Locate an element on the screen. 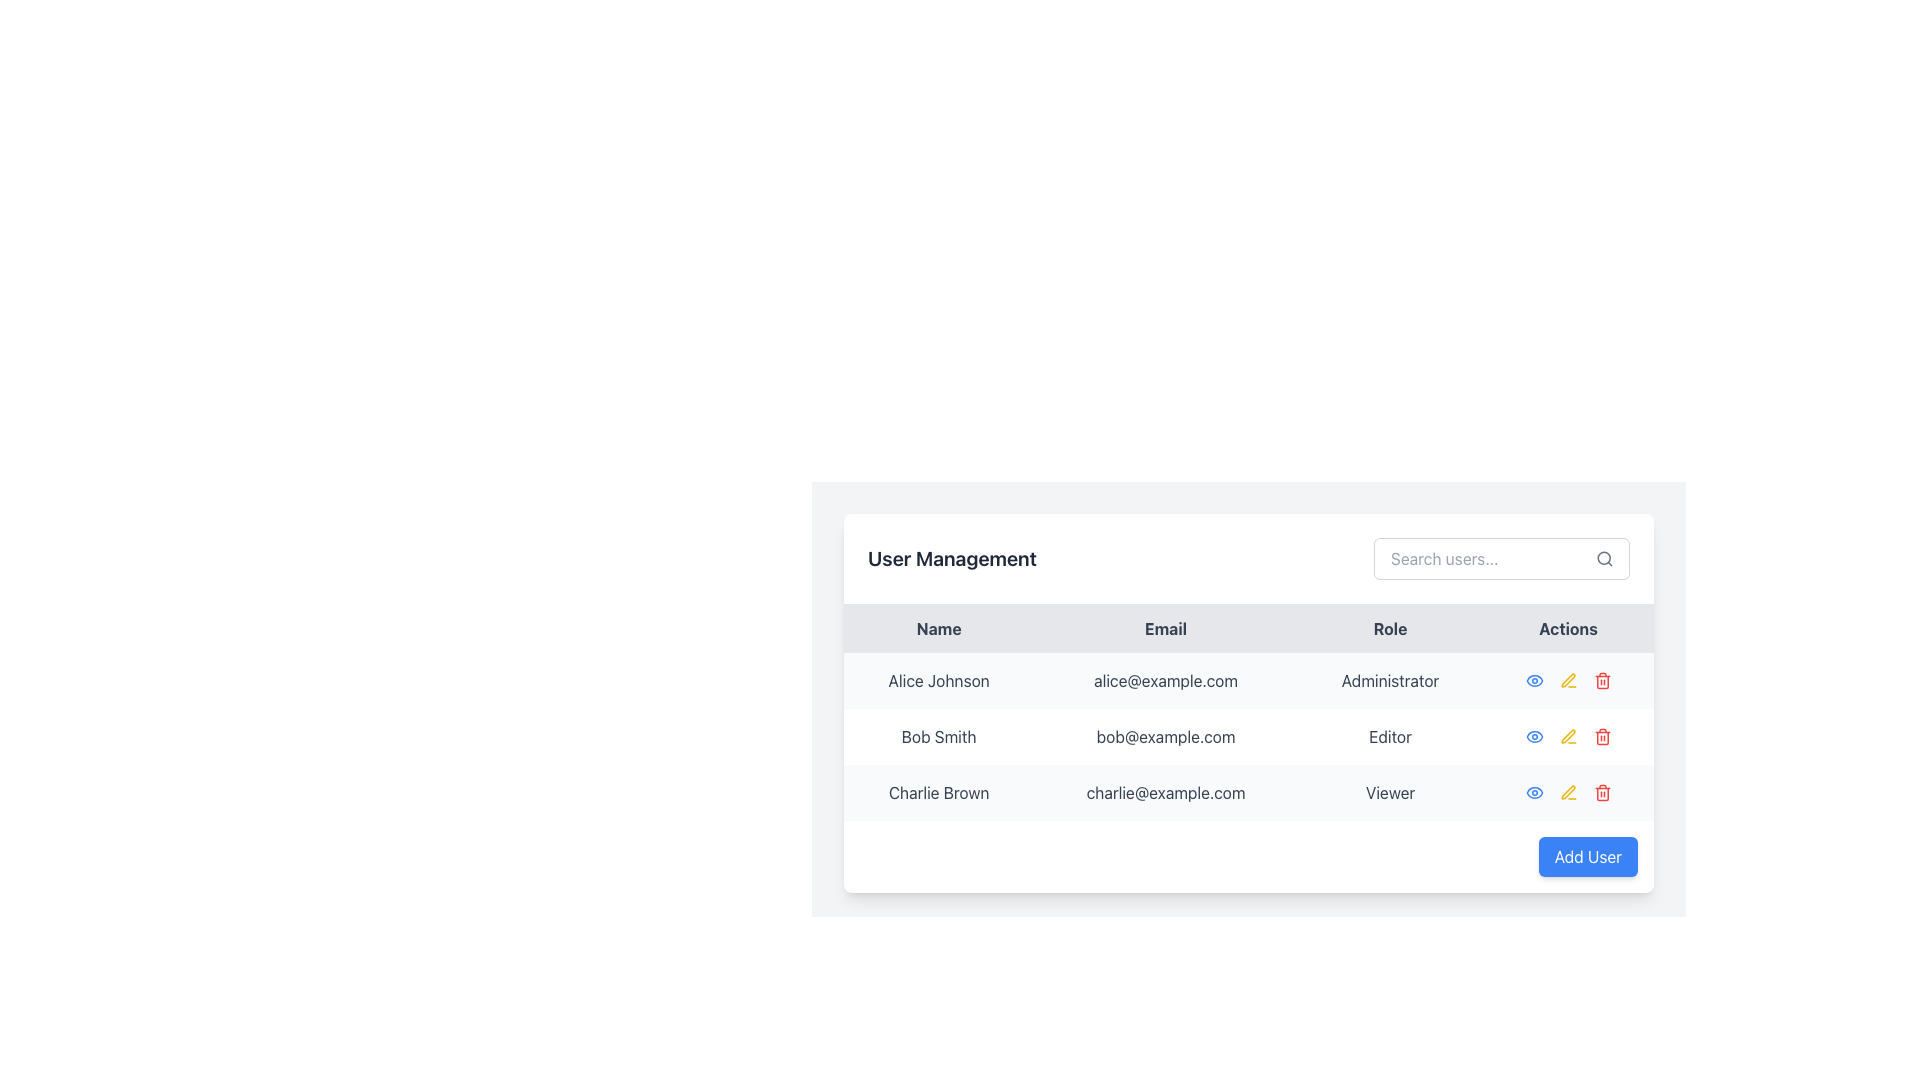  the 'Name' text label in the first column header of the User Management table, which is displayed in bold sans-serif font against a light gray background is located at coordinates (938, 627).